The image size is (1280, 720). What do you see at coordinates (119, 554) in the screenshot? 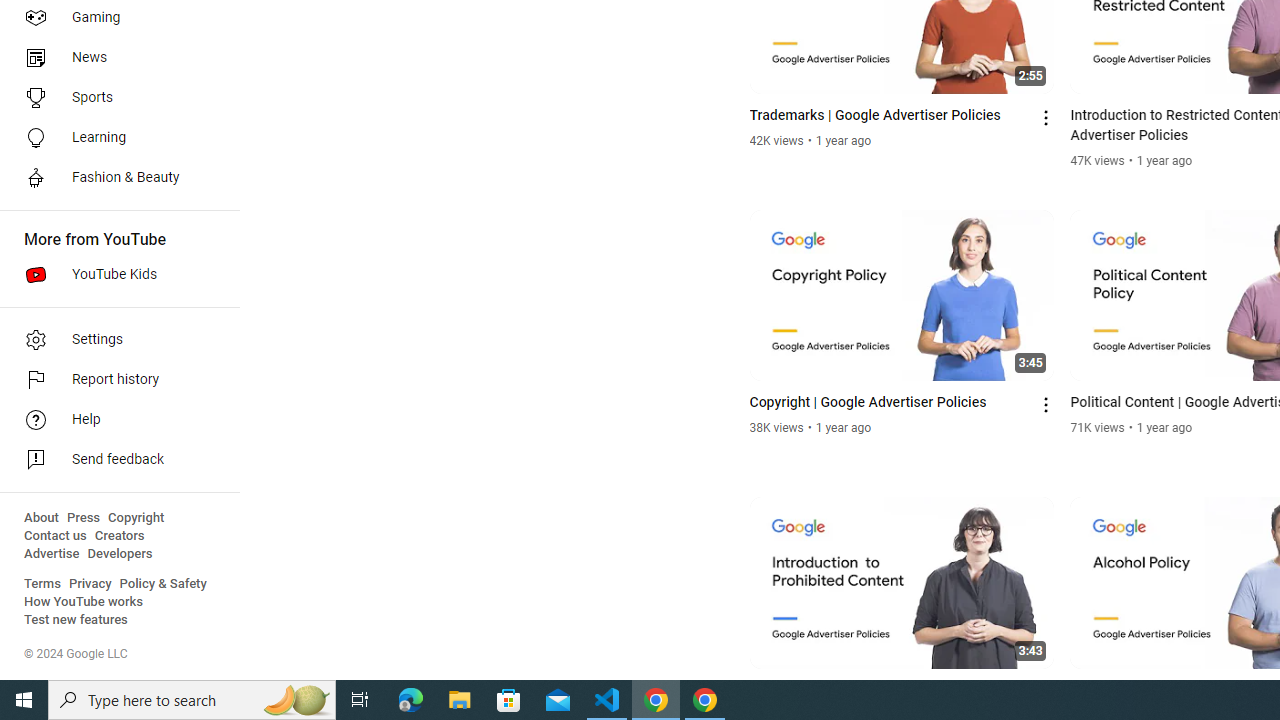
I see `'Developers'` at bounding box center [119, 554].